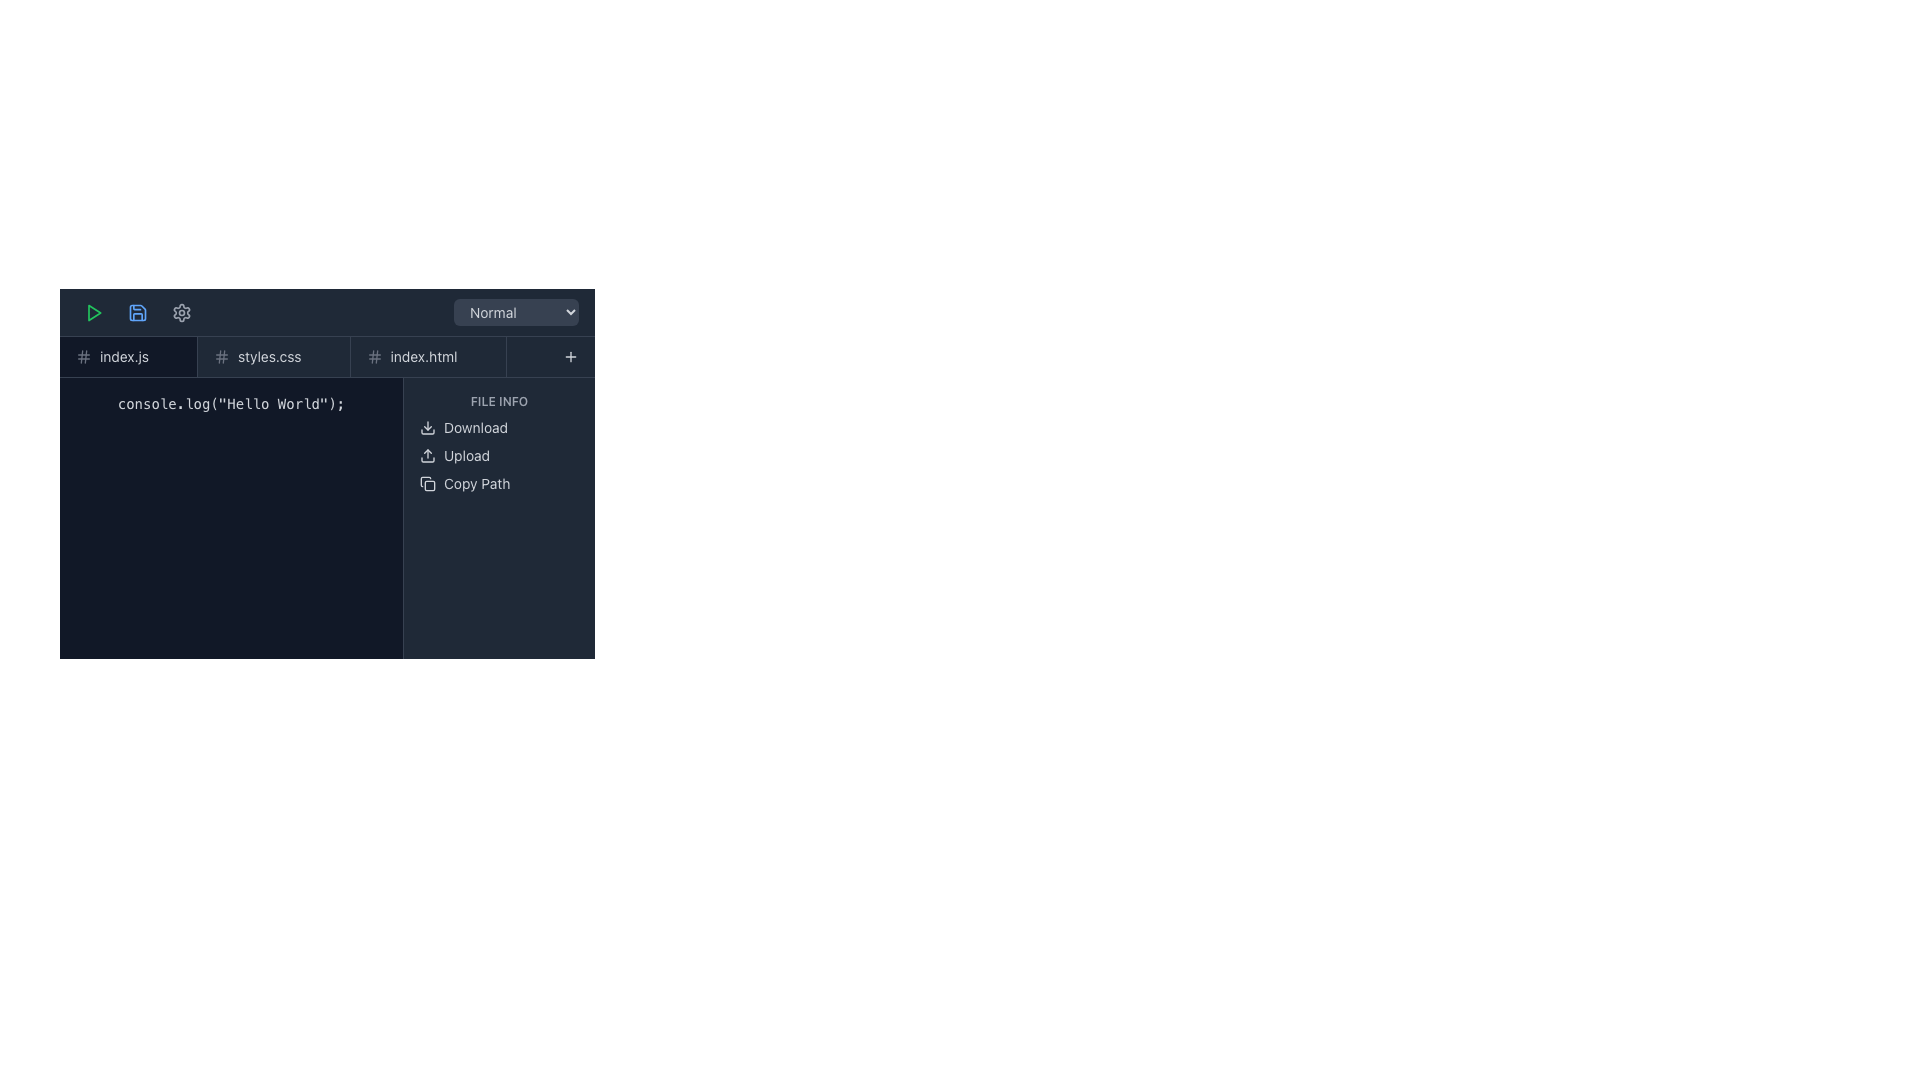 Image resolution: width=1920 pixels, height=1080 pixels. I want to click on the active tab 'styles.css' in the Tab Bar, so click(327, 356).